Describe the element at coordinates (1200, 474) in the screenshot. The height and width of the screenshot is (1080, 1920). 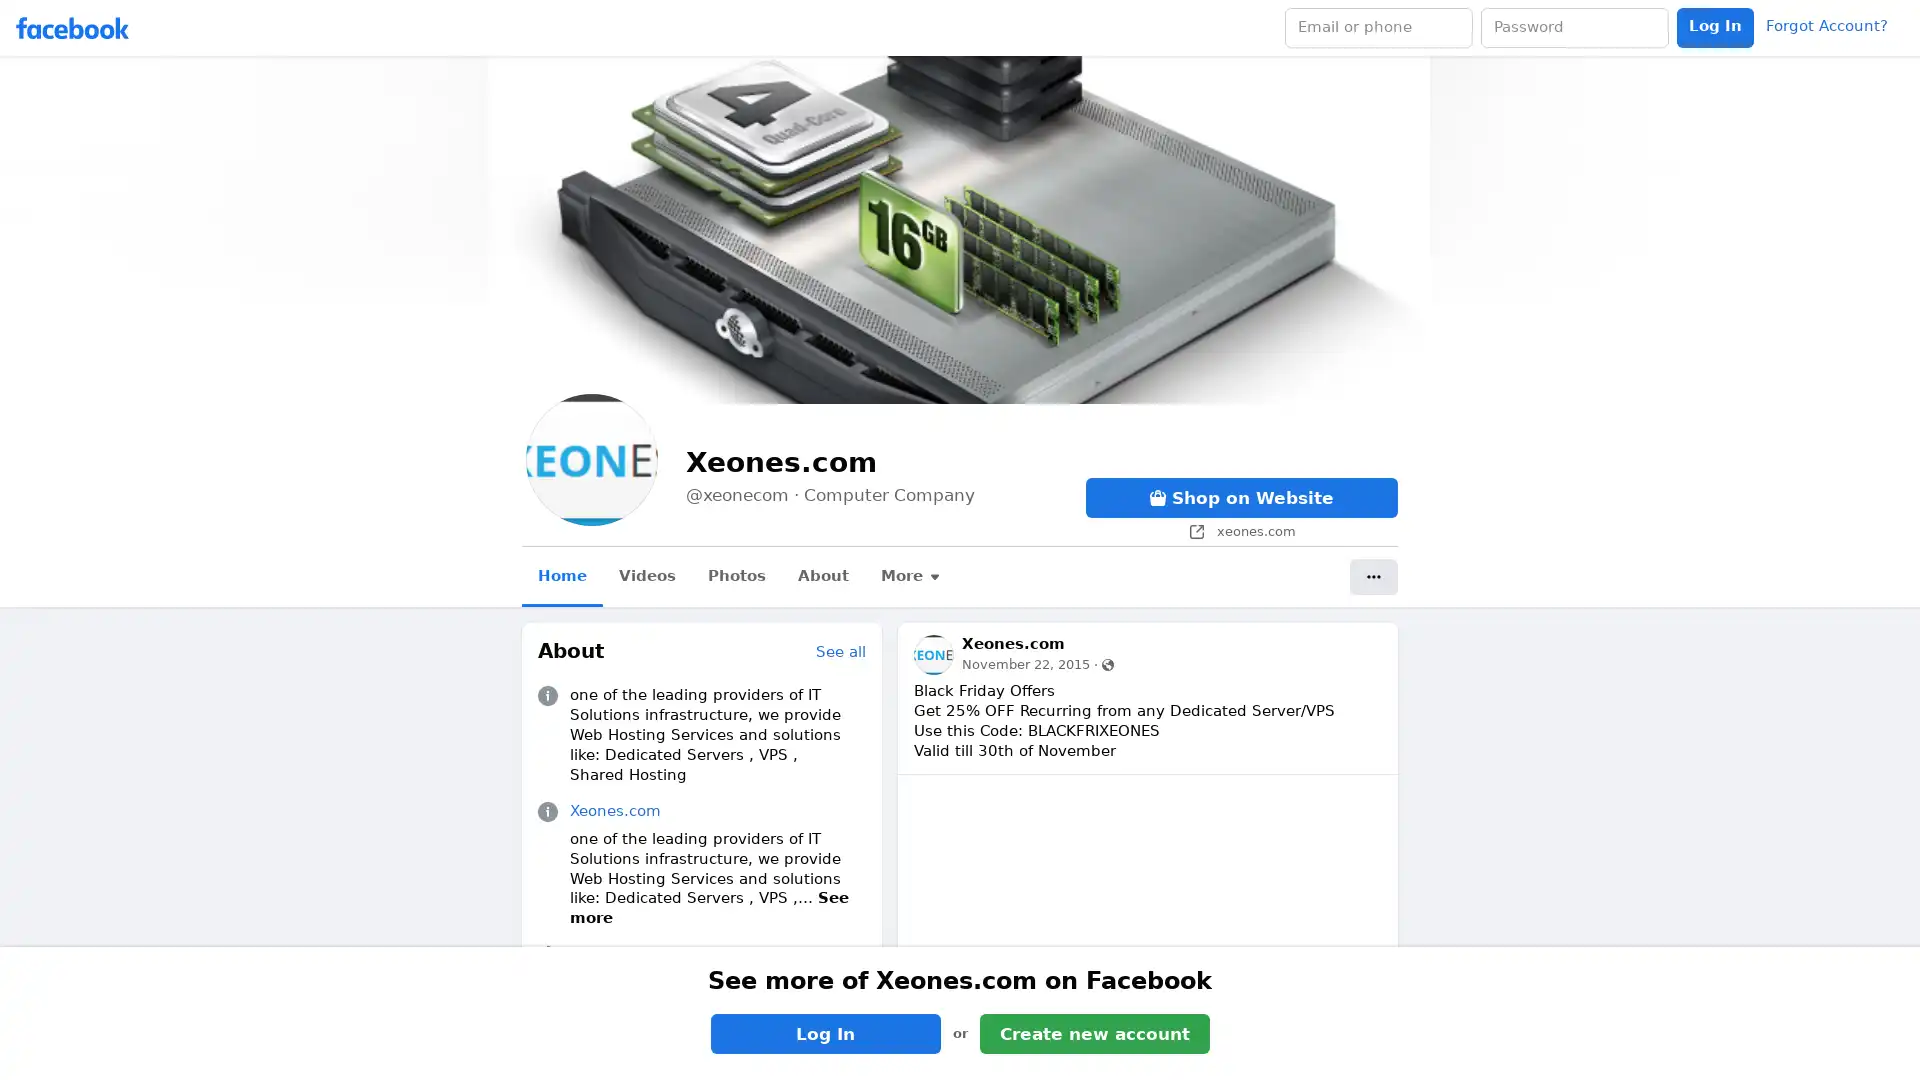
I see `Close` at that location.